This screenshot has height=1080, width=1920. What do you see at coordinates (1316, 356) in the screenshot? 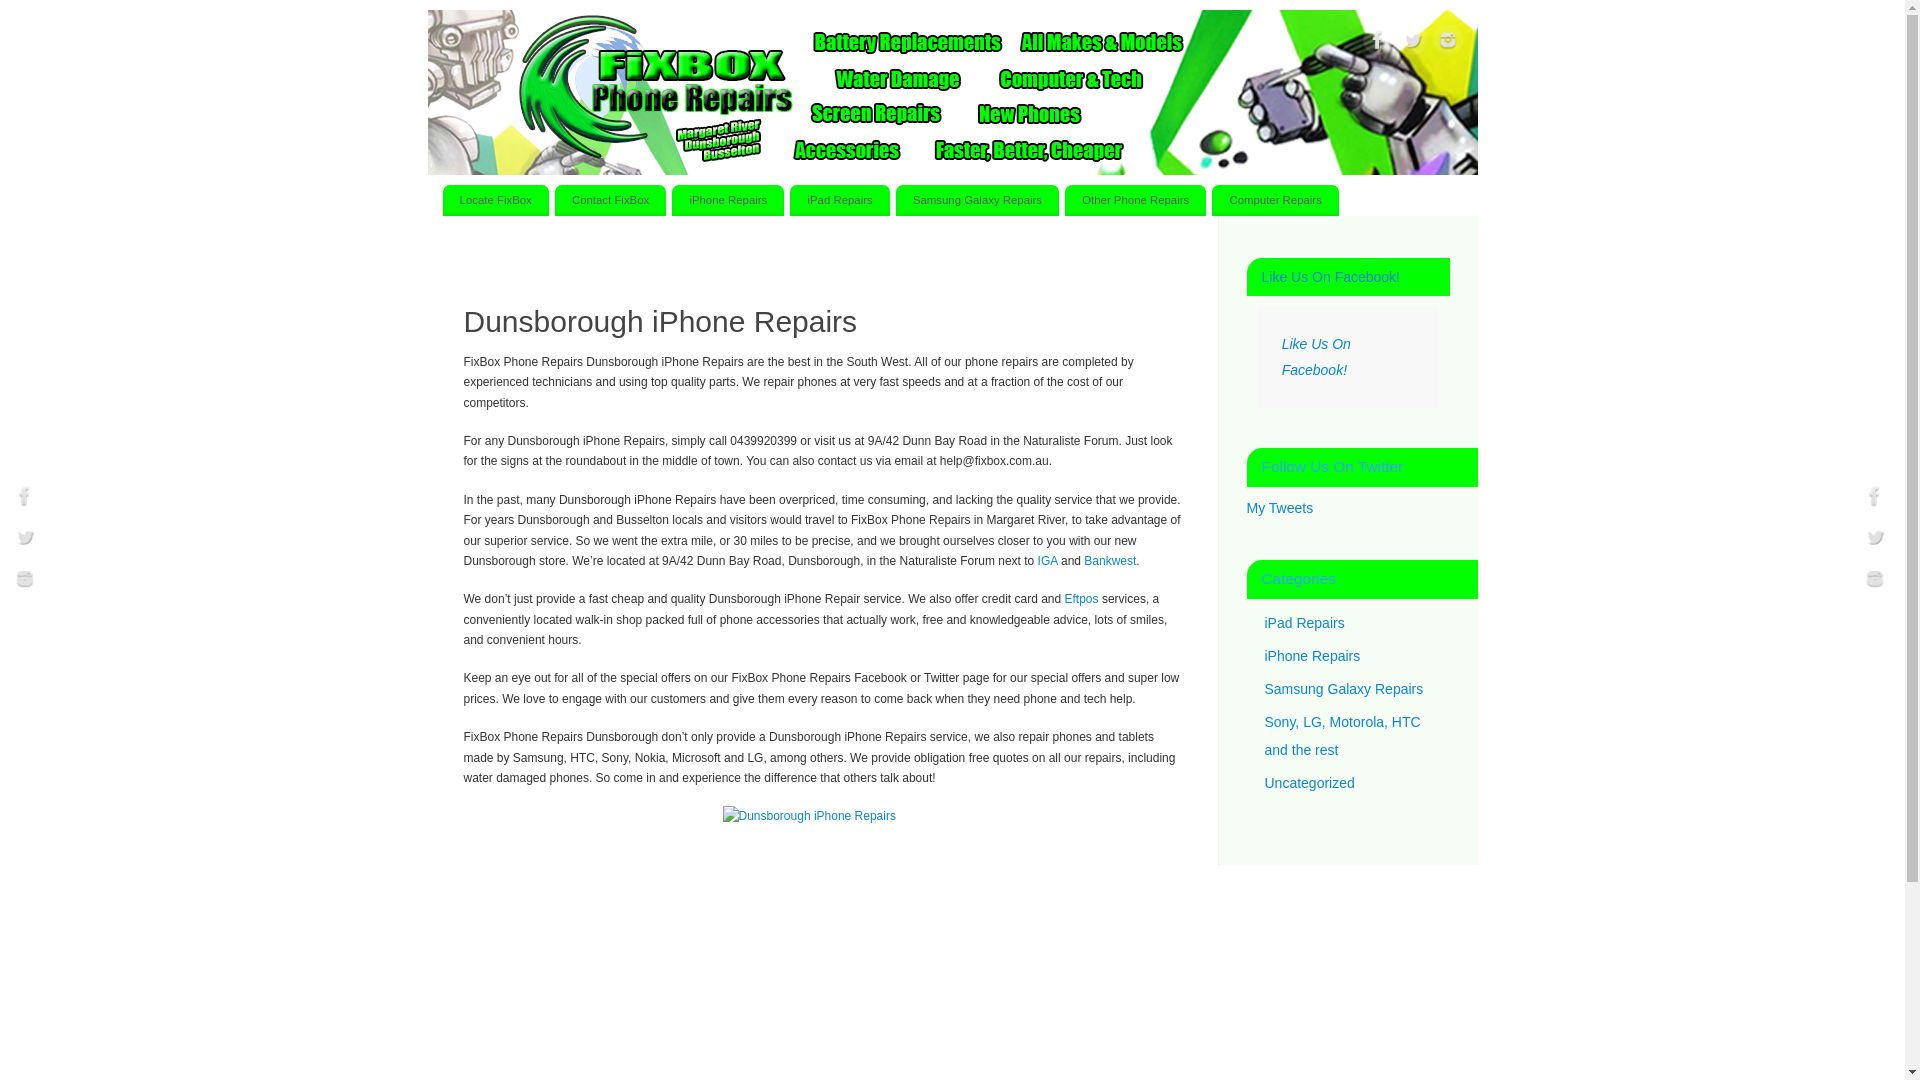
I see `'Like Us On Facebook!'` at bounding box center [1316, 356].